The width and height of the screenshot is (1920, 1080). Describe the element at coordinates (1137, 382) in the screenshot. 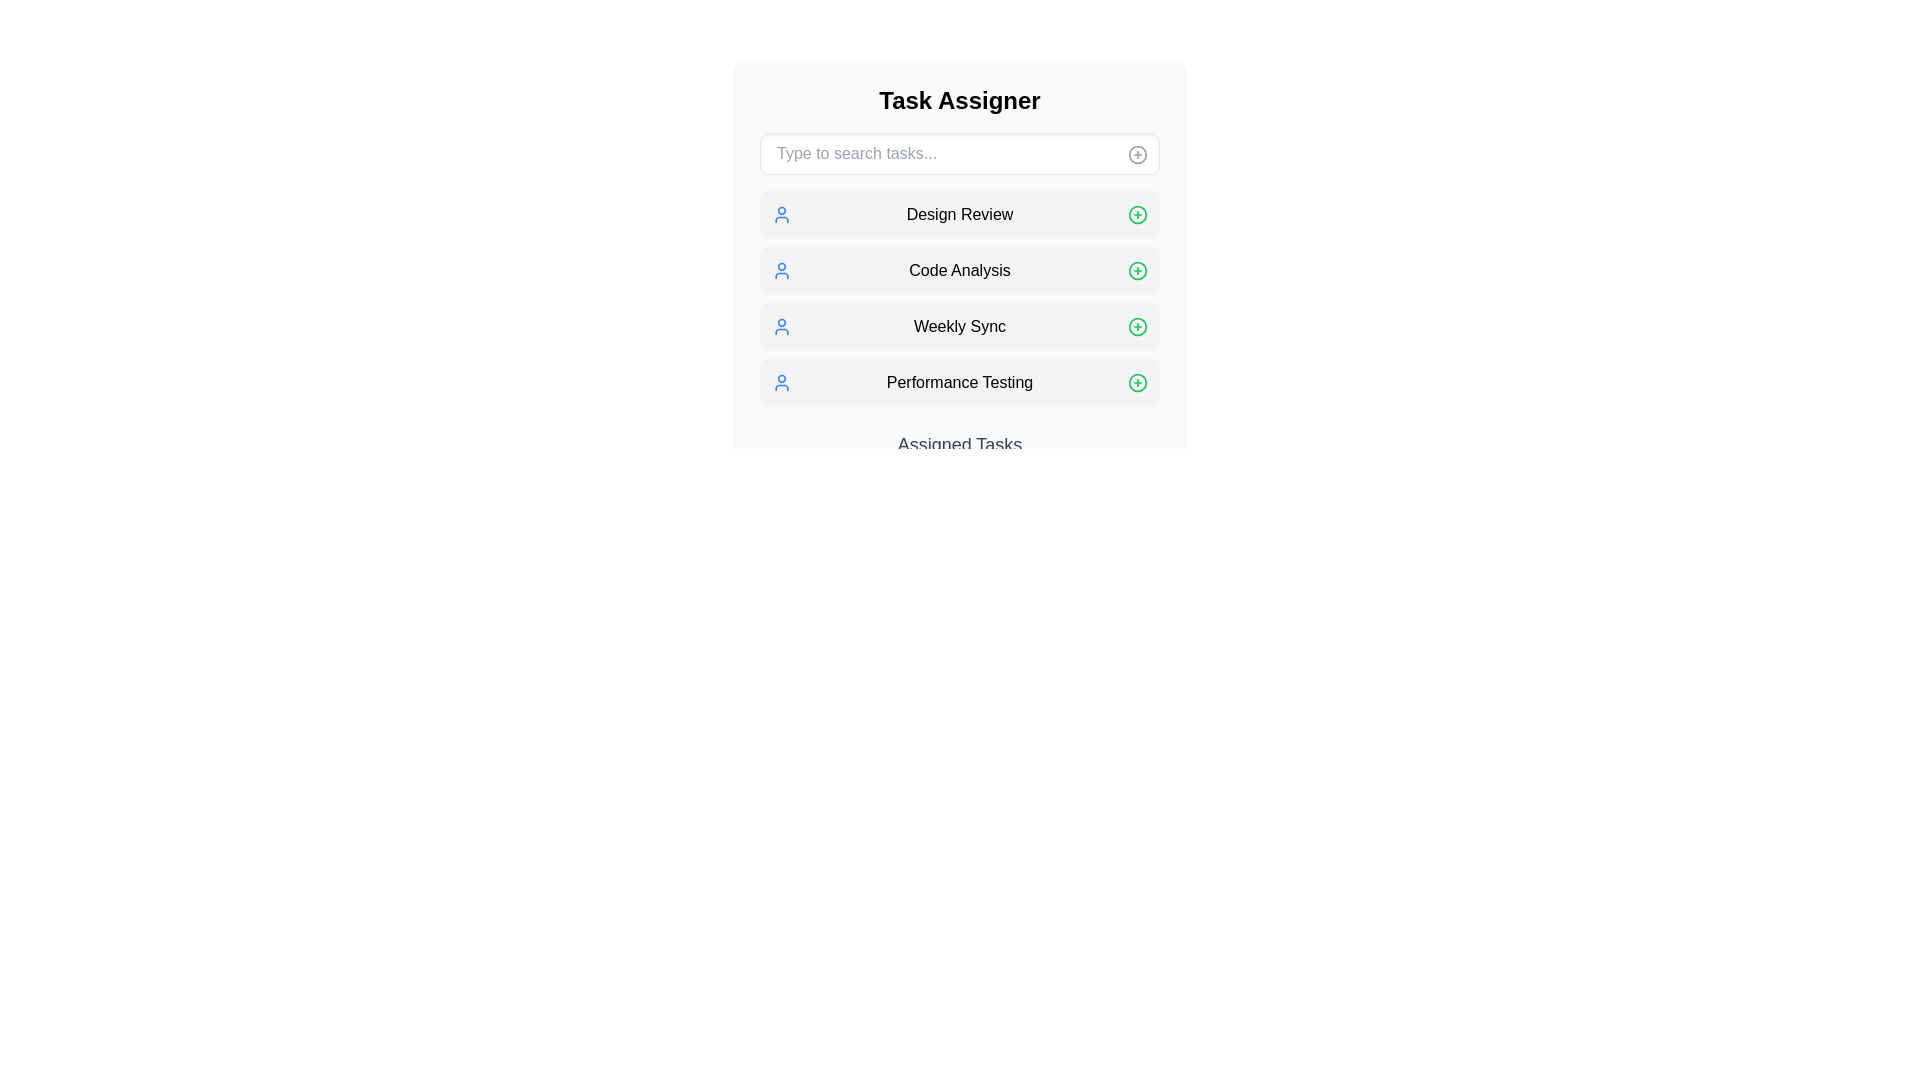

I see `the interactive button on the right side of the 'Performance Testing' row` at that location.